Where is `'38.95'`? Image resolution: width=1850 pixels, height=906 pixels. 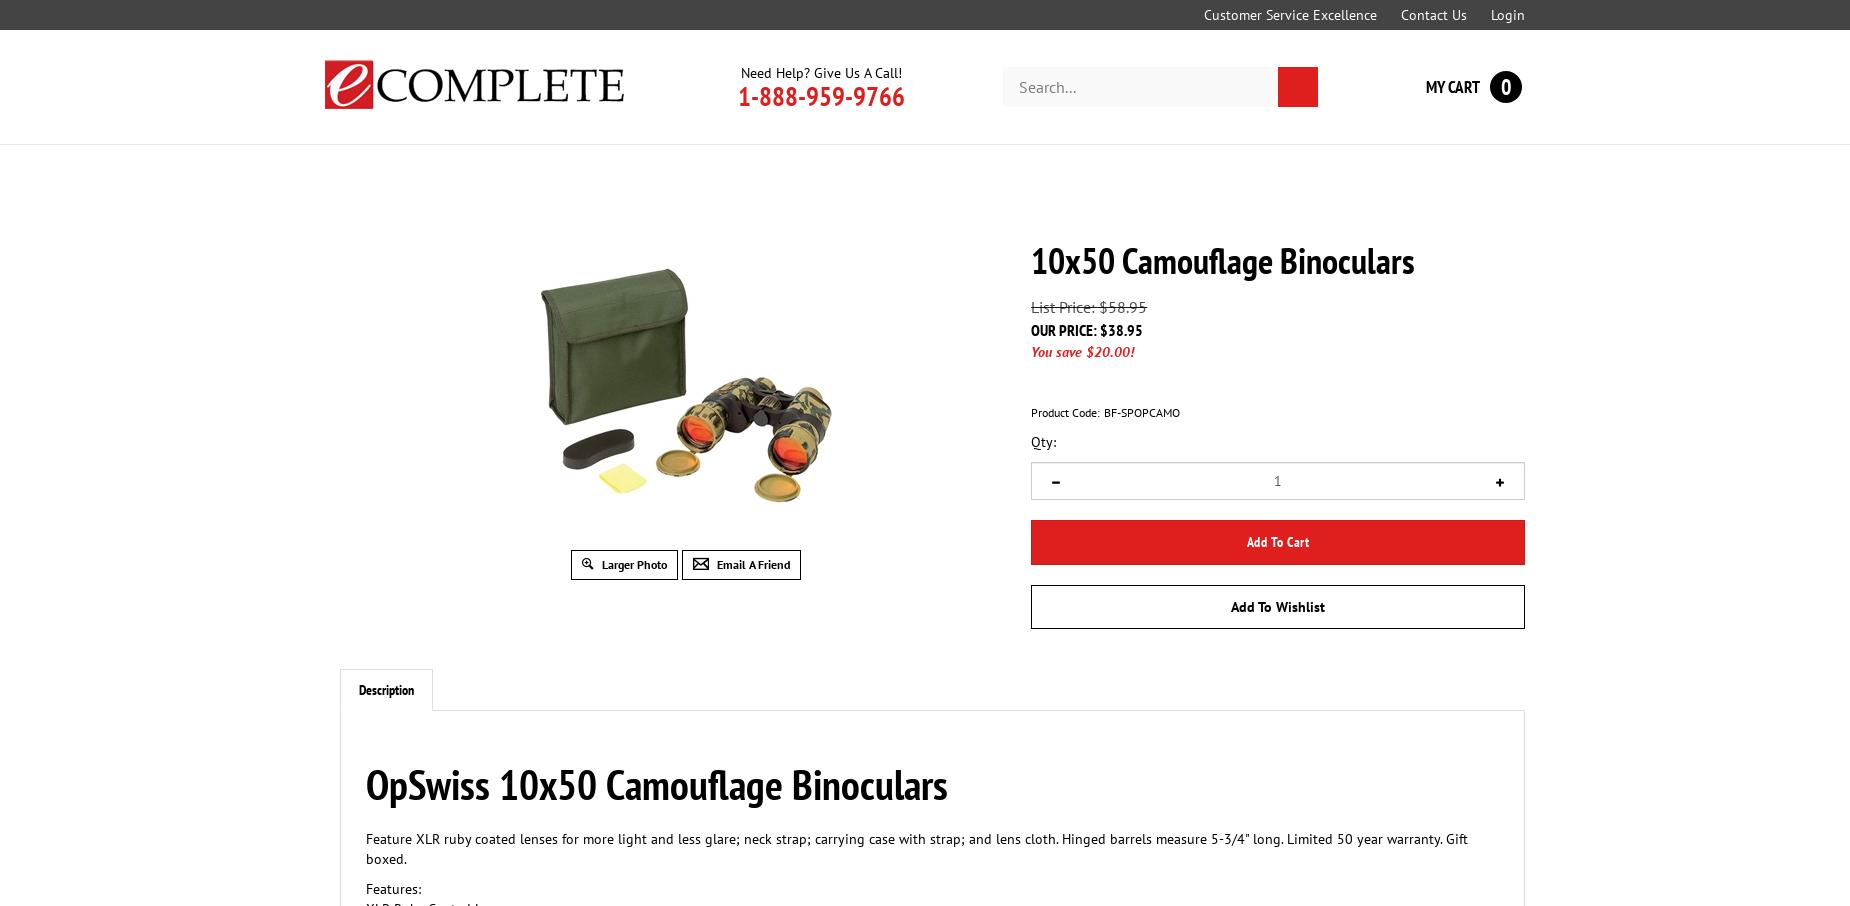
'38.95' is located at coordinates (1124, 329).